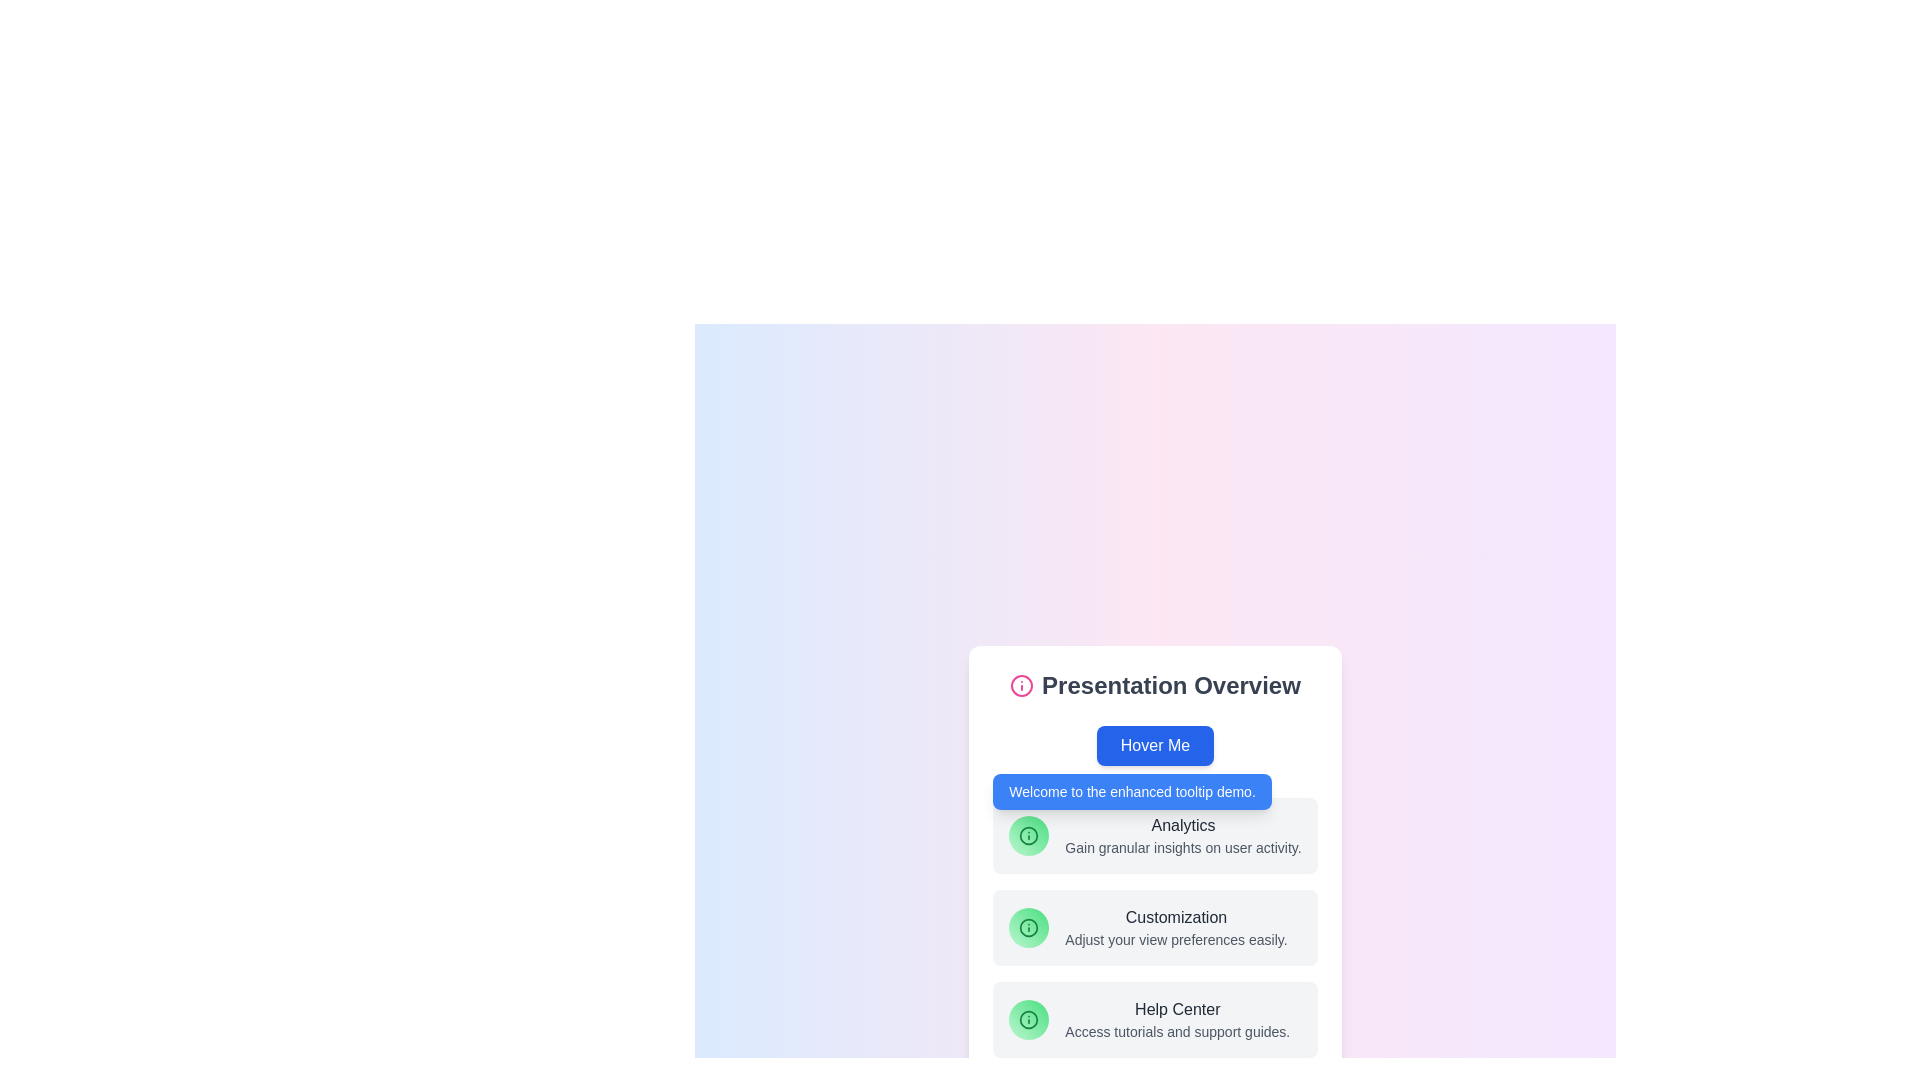 This screenshot has height=1080, width=1920. What do you see at coordinates (1029, 836) in the screenshot?
I see `the filled circle SVG element that is part of the circular icon located to the left of the 'Analytics' label` at bounding box center [1029, 836].